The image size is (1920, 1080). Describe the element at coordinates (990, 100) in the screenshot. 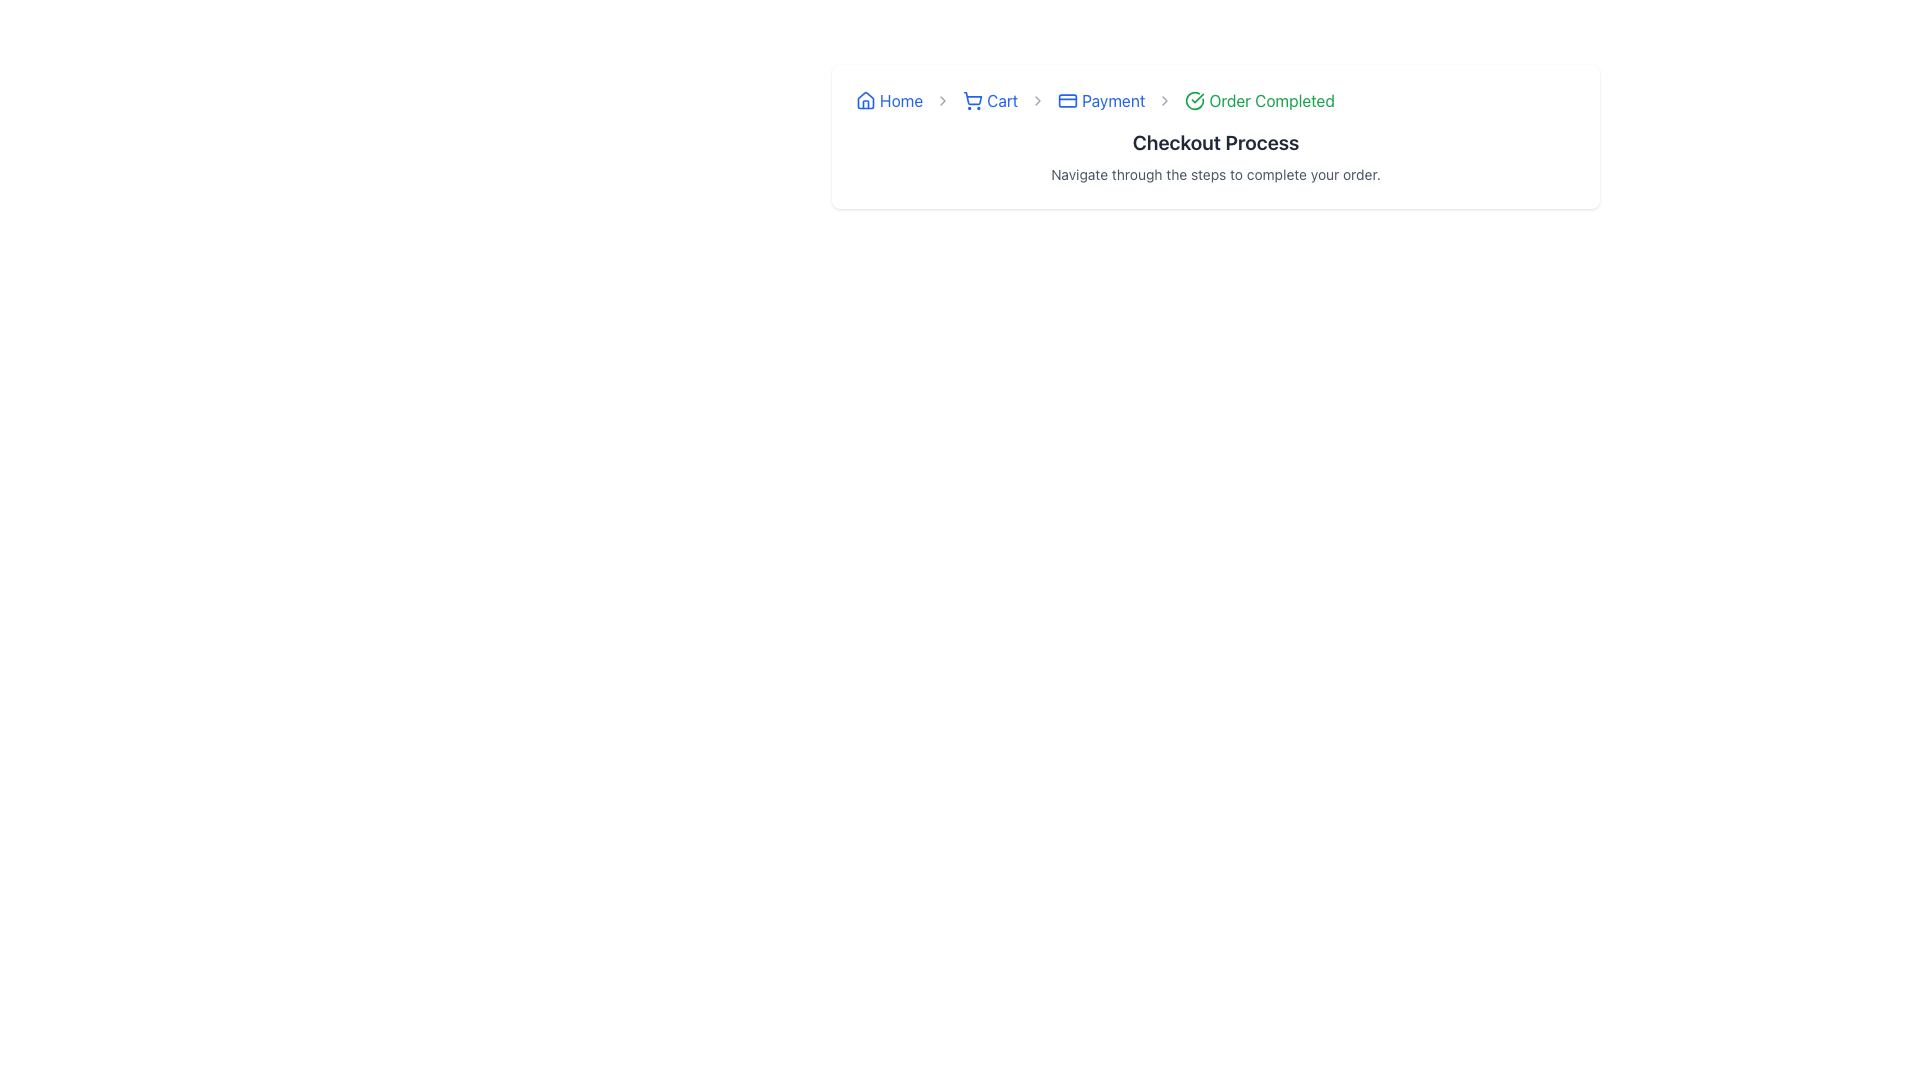

I see `the 'Cart' breadcrumb navigation item, which is styled in blue and includes a shopping cart icon` at that location.